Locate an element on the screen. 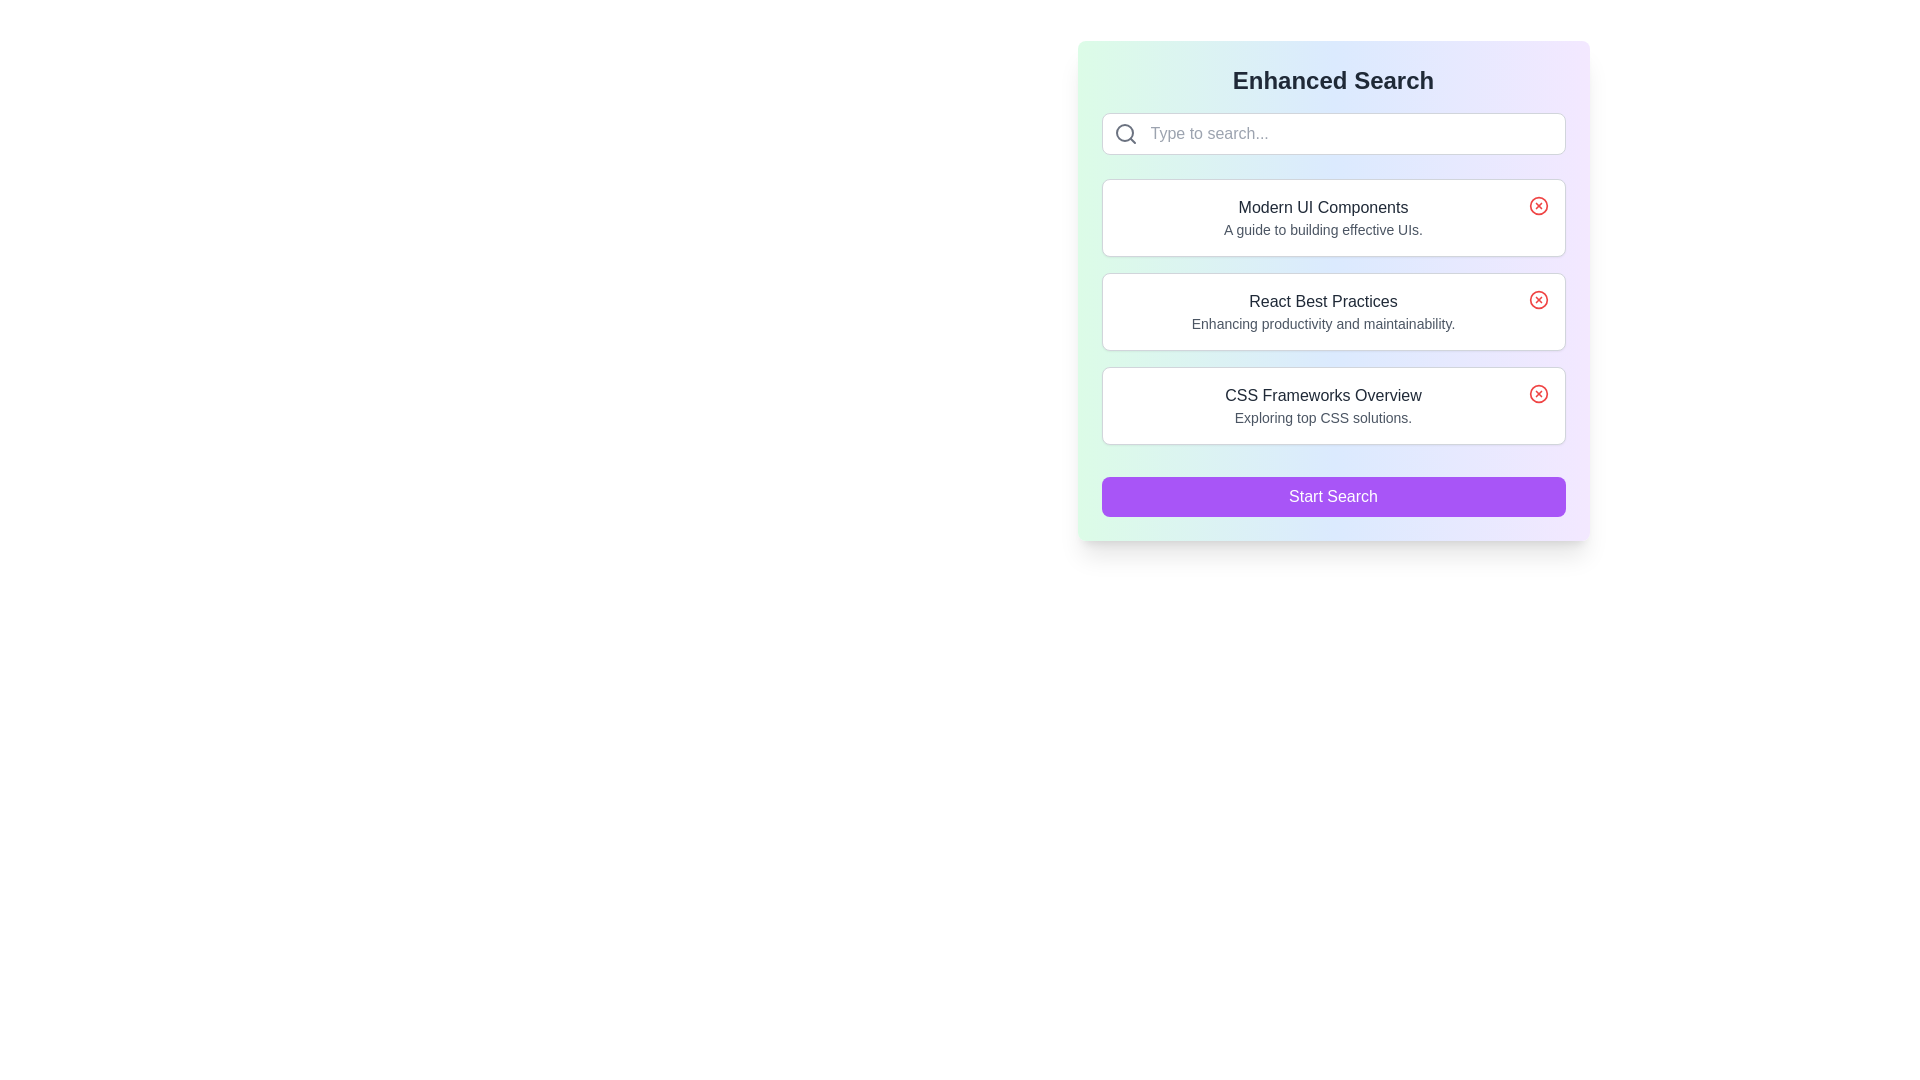  the search button located at the bottom of the vertically stacked group of items, directly below the 'CSS Frameworks Overview' section, to initiate the search operation is located at coordinates (1333, 496).